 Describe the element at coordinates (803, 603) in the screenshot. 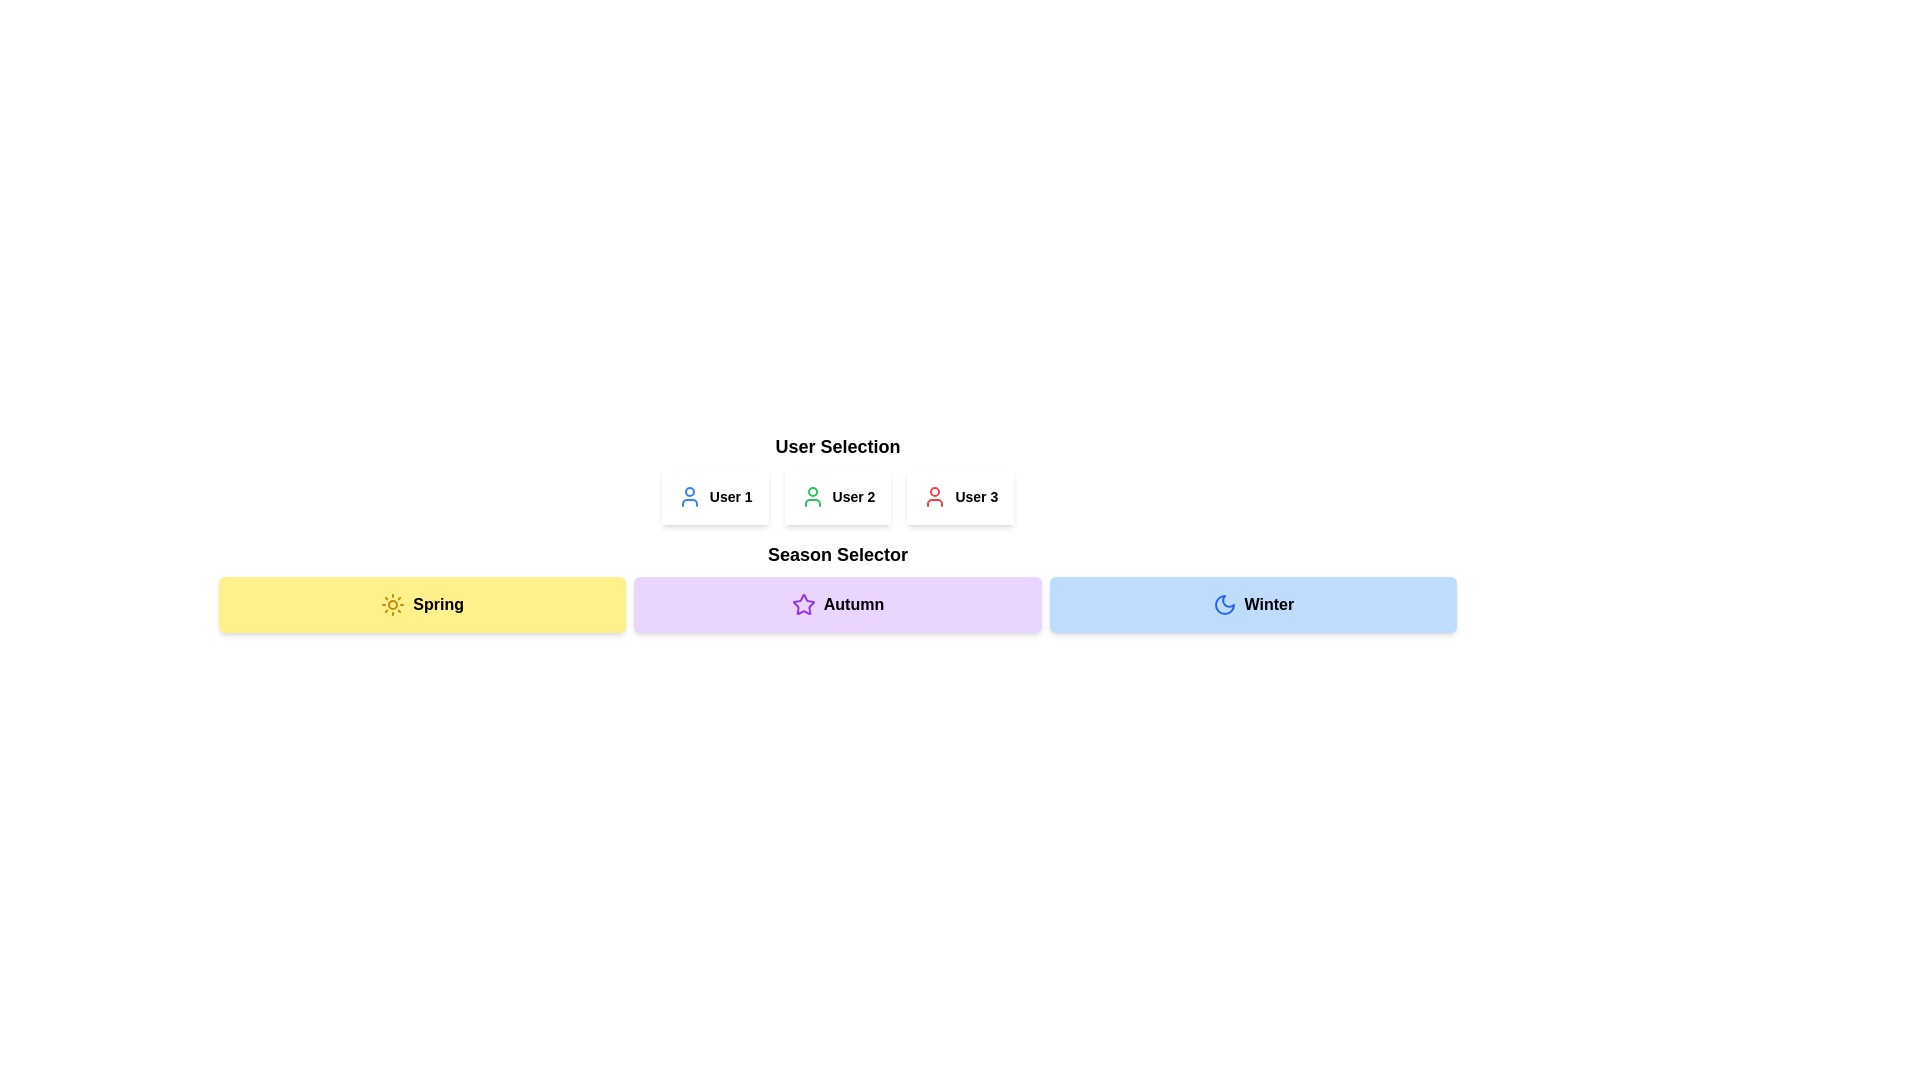

I see `the star icon with a hollow design and bold purple borders located on the 'Autumn' button in the 'Season Selector' section` at that location.